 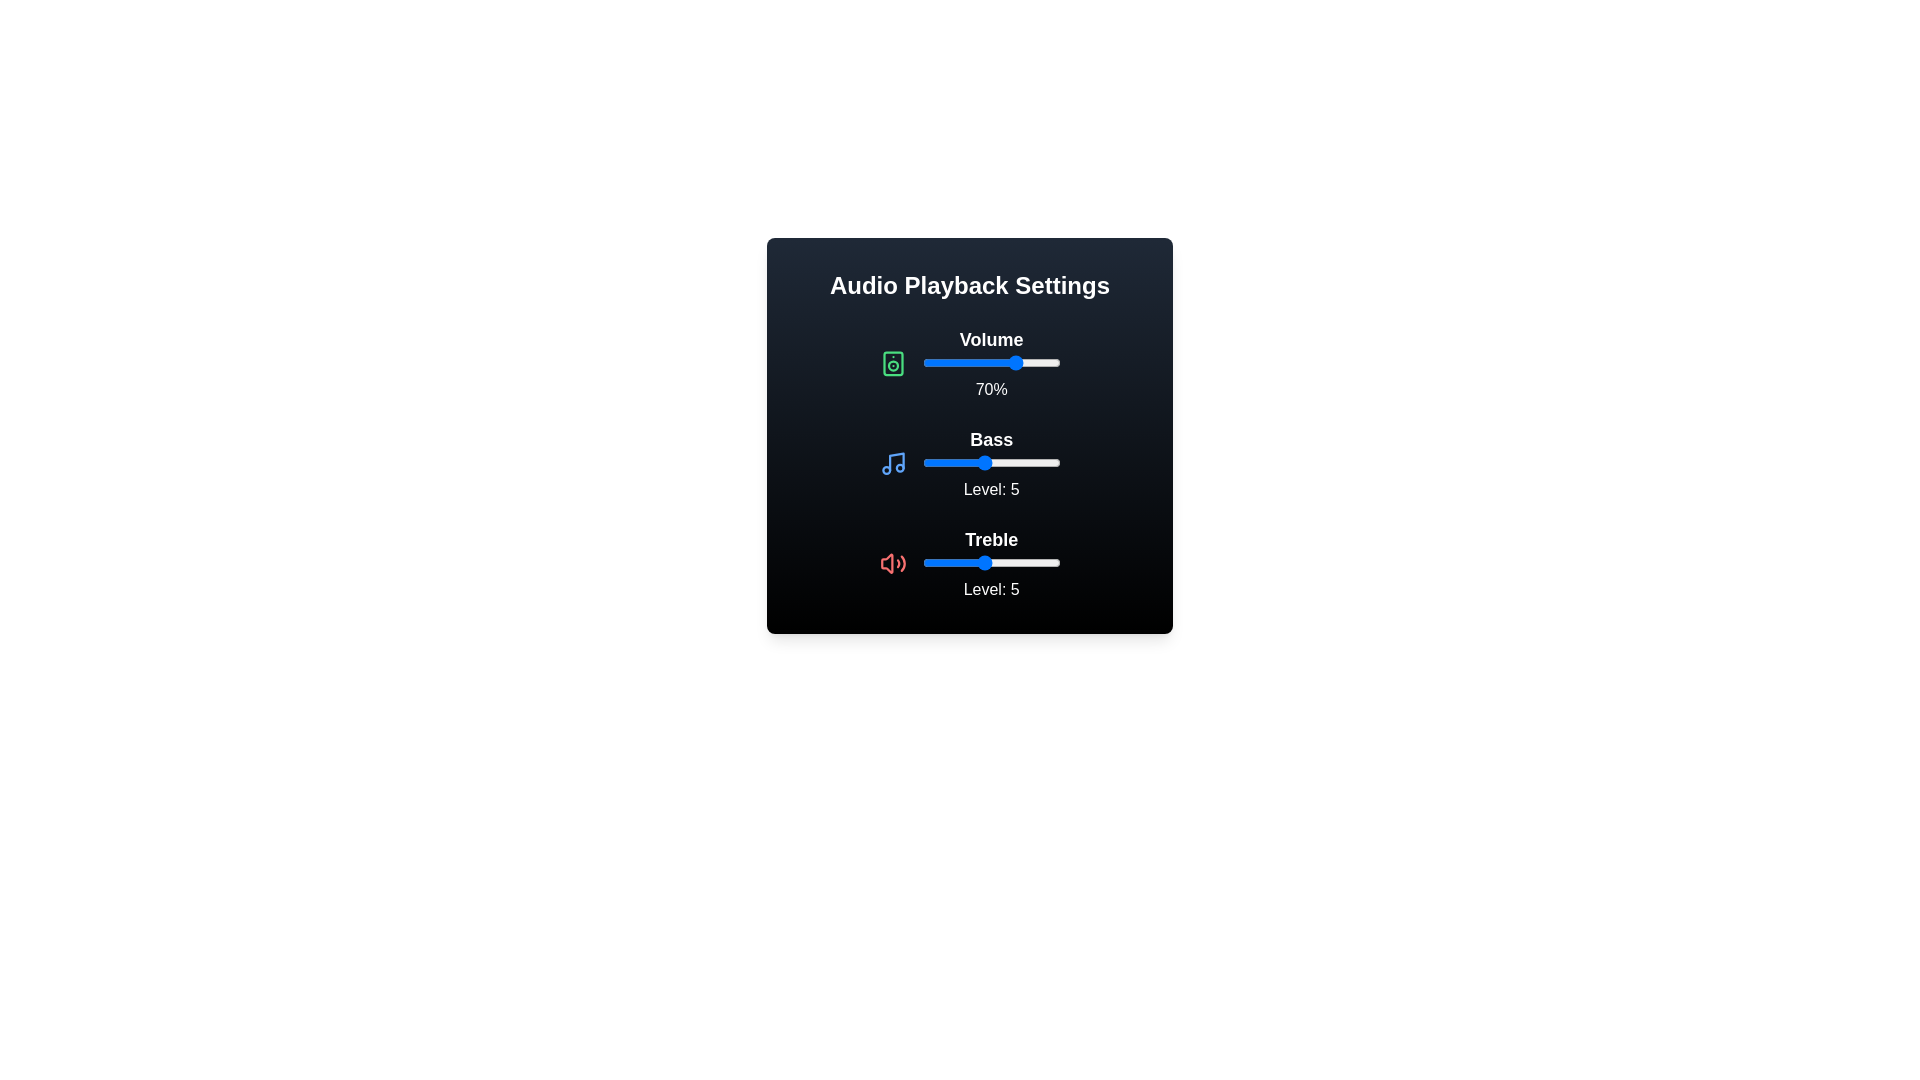 What do you see at coordinates (1014, 462) in the screenshot?
I see `bass level` at bounding box center [1014, 462].